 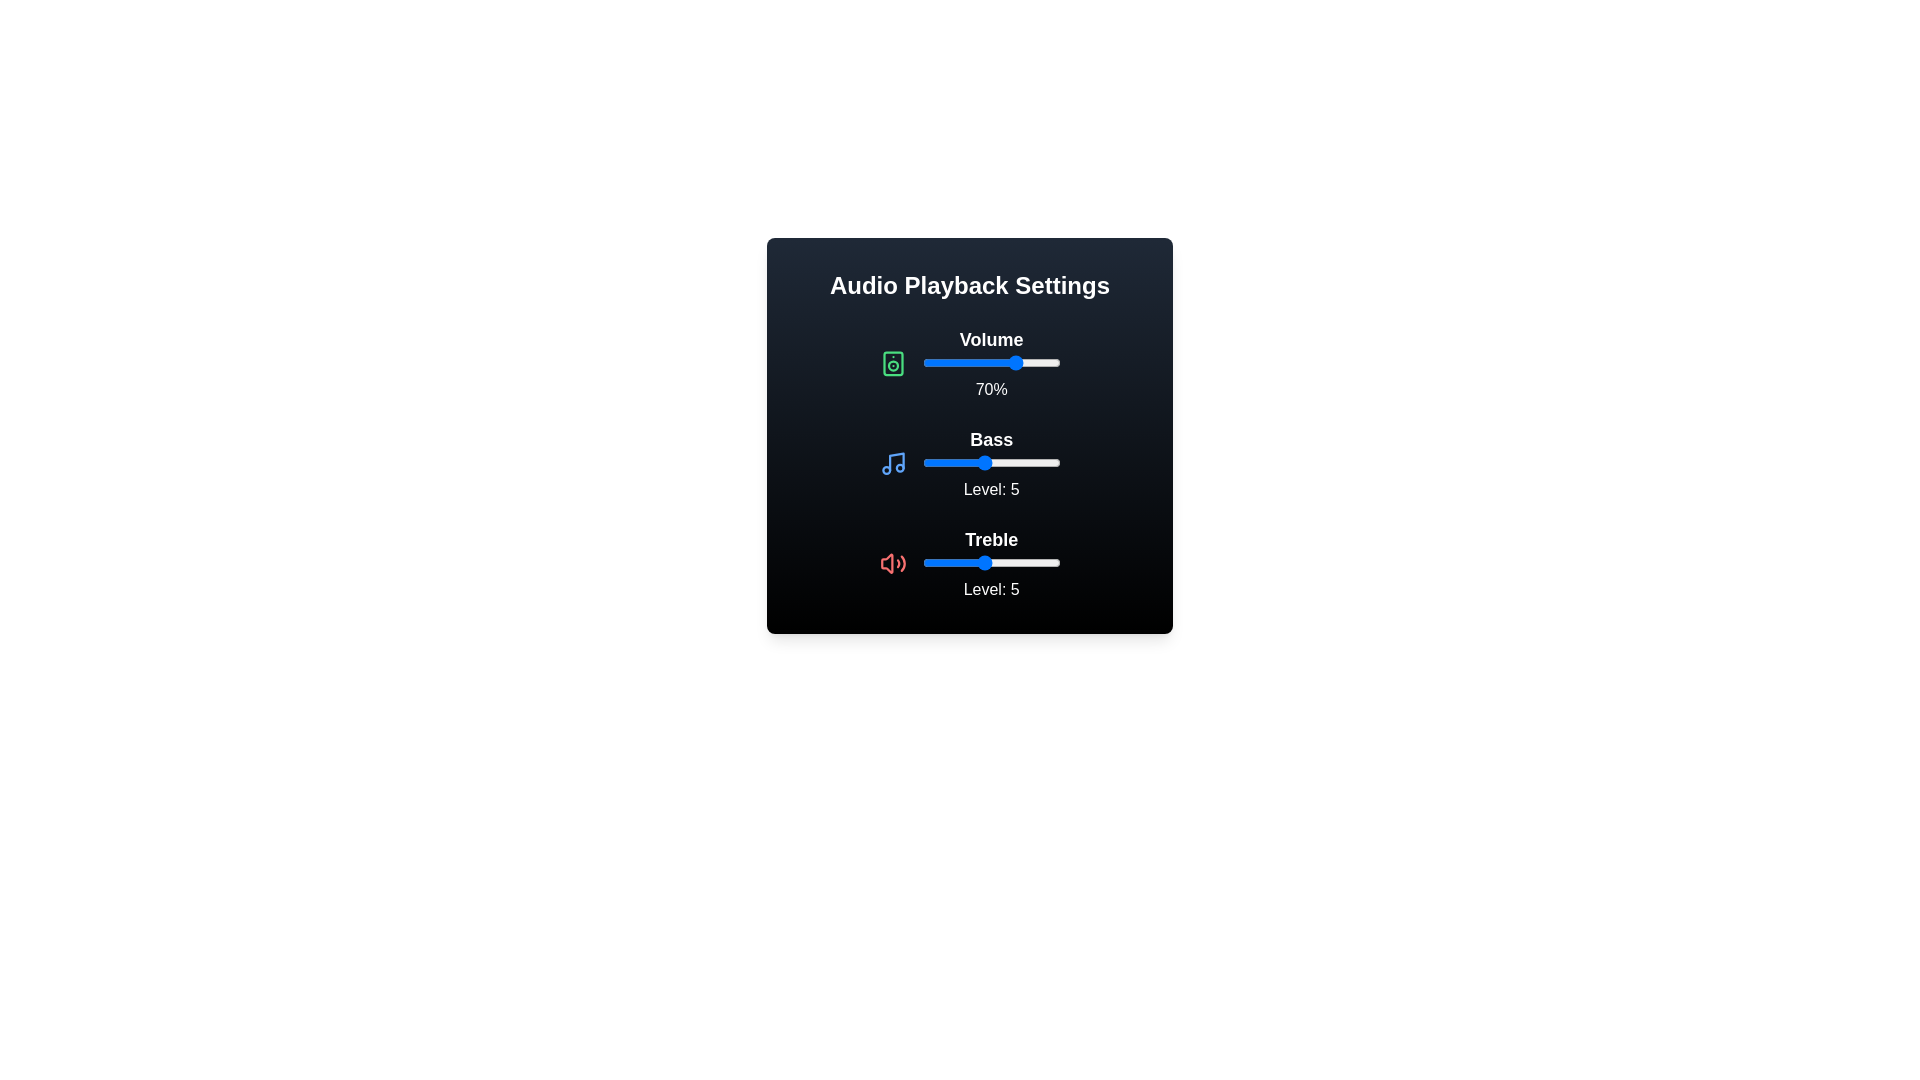 What do you see at coordinates (1014, 462) in the screenshot?
I see `bass level` at bounding box center [1014, 462].